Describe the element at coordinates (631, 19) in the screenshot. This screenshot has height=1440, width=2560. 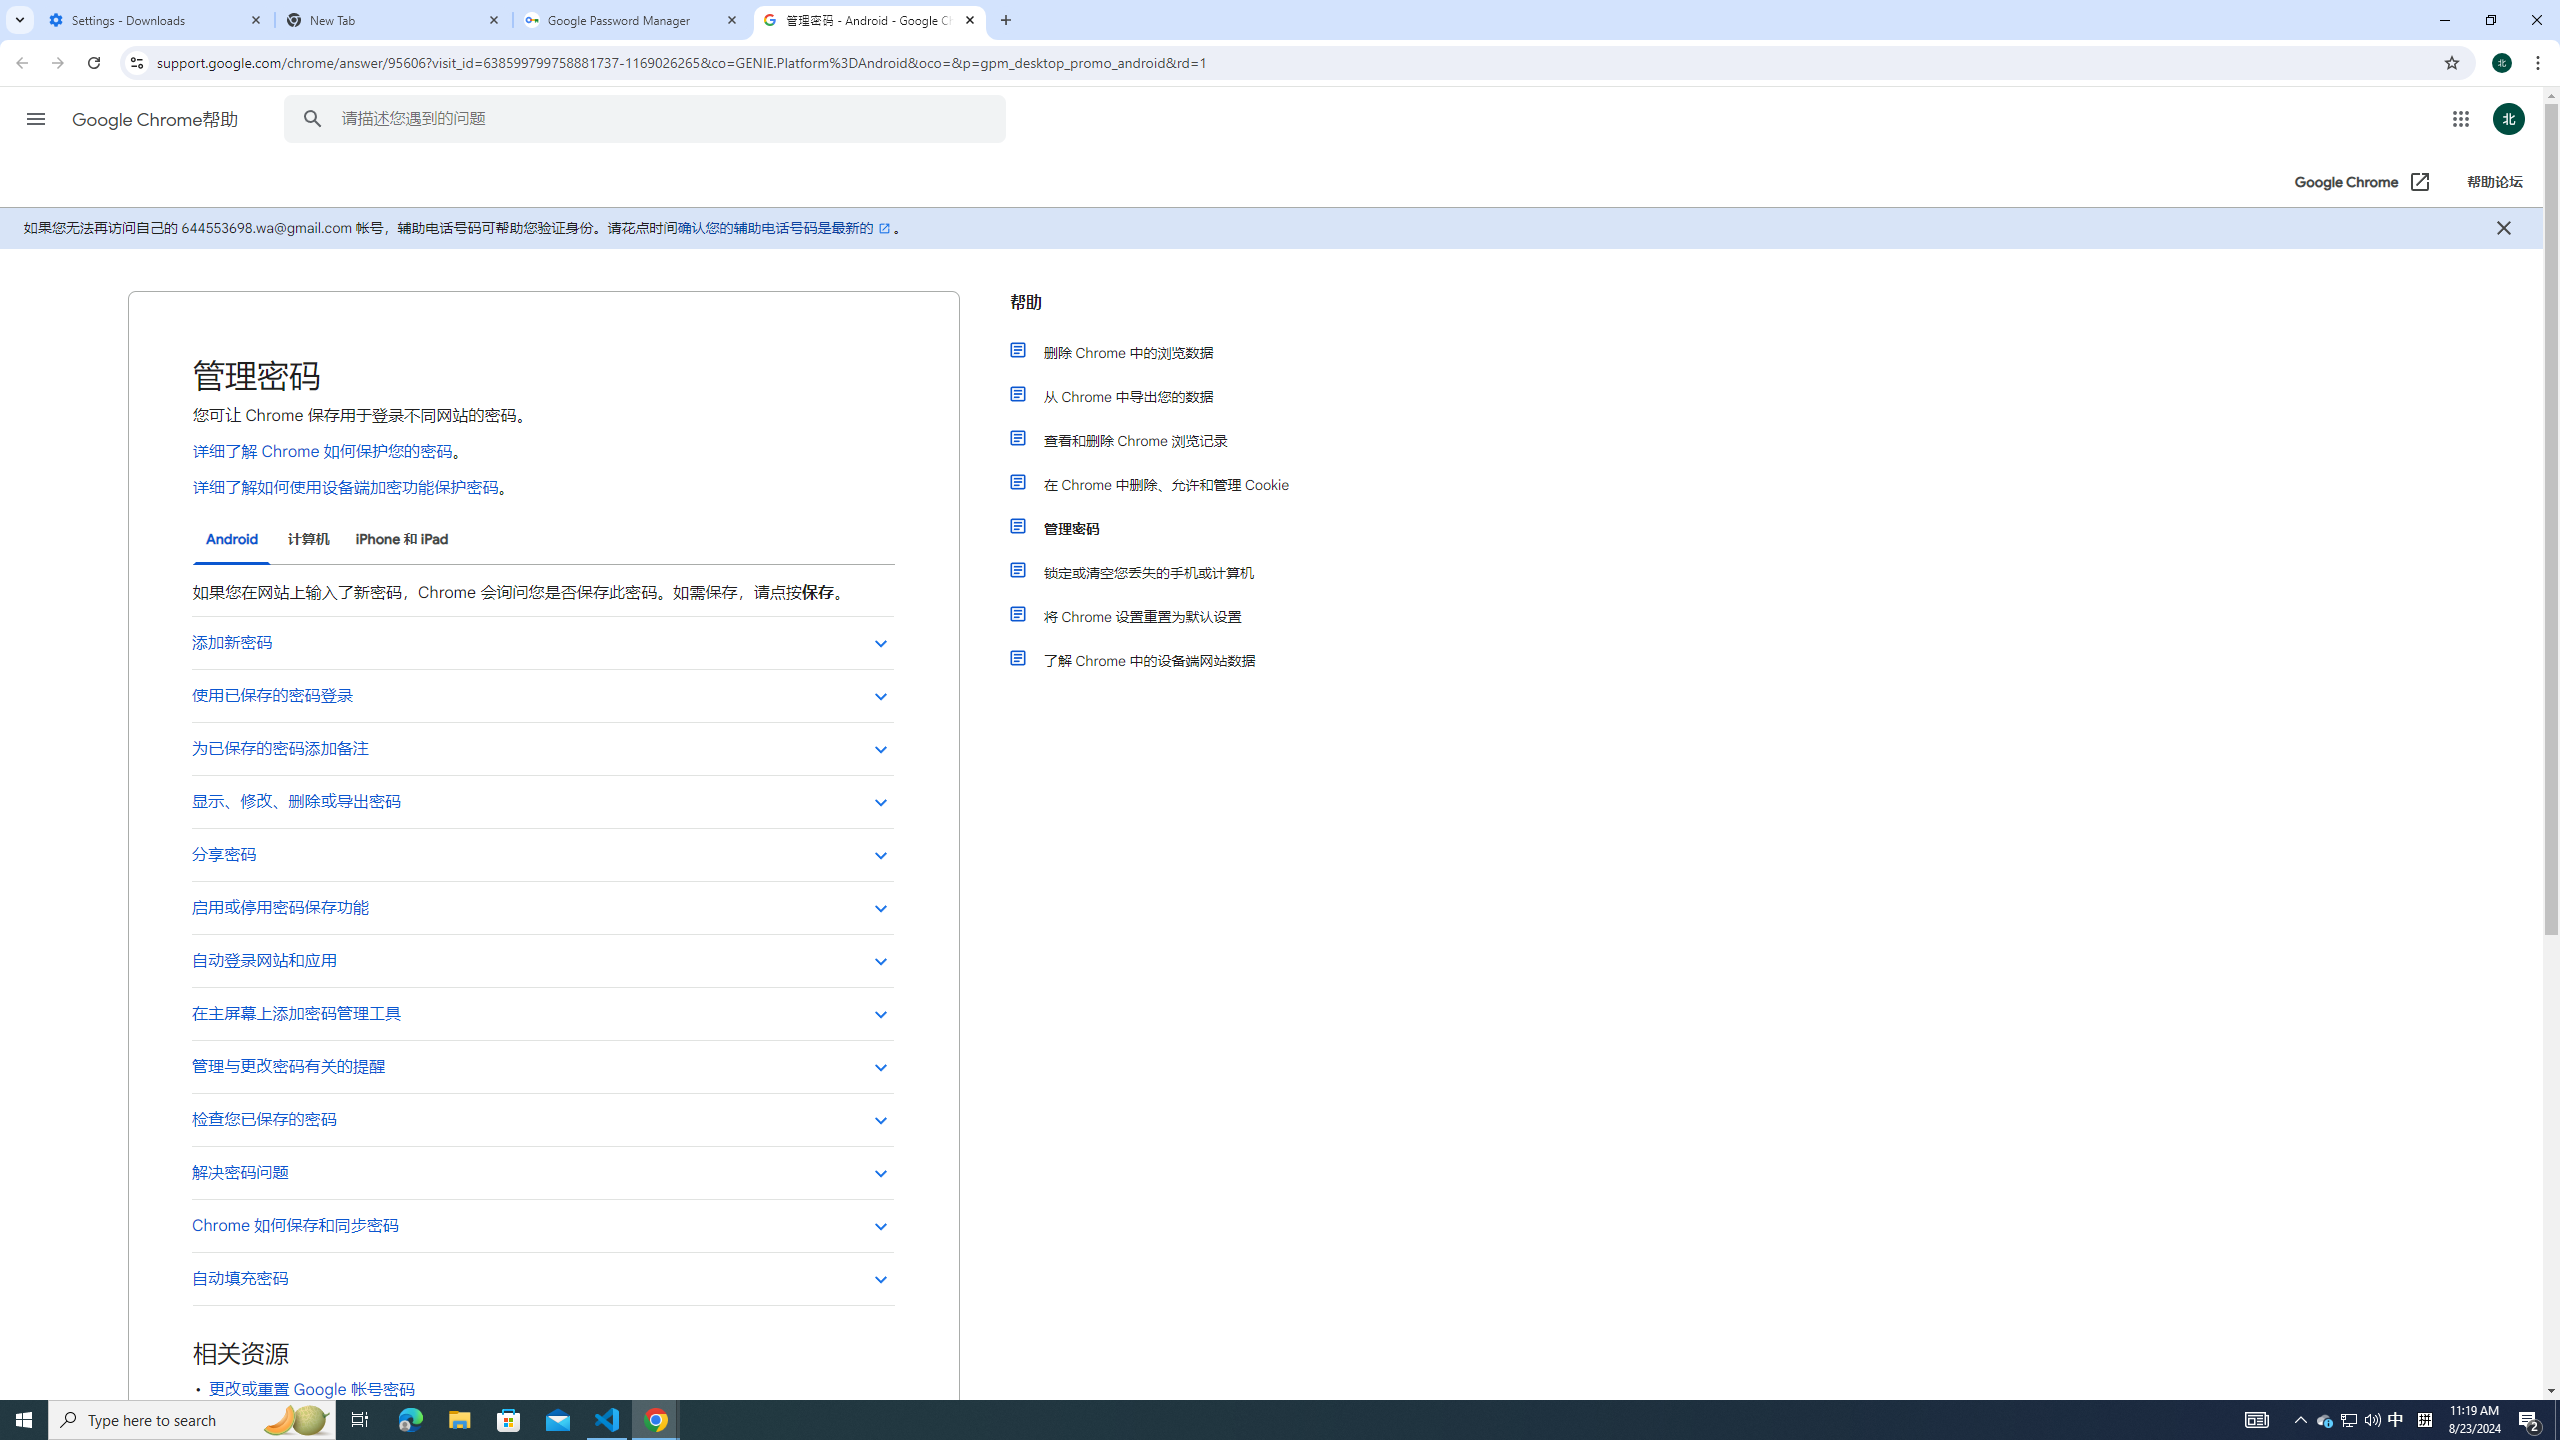
I see `'Google Password Manager'` at that location.